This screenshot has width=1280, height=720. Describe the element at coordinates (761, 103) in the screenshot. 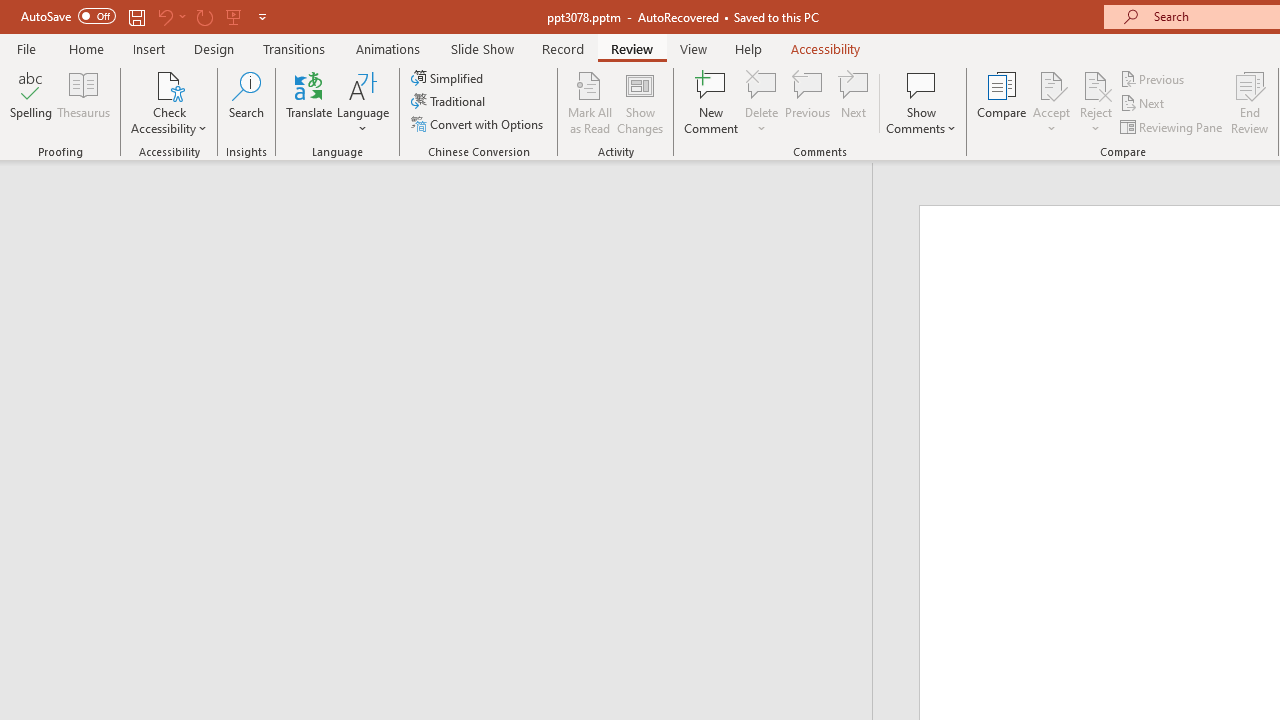

I see `'Delete'` at that location.